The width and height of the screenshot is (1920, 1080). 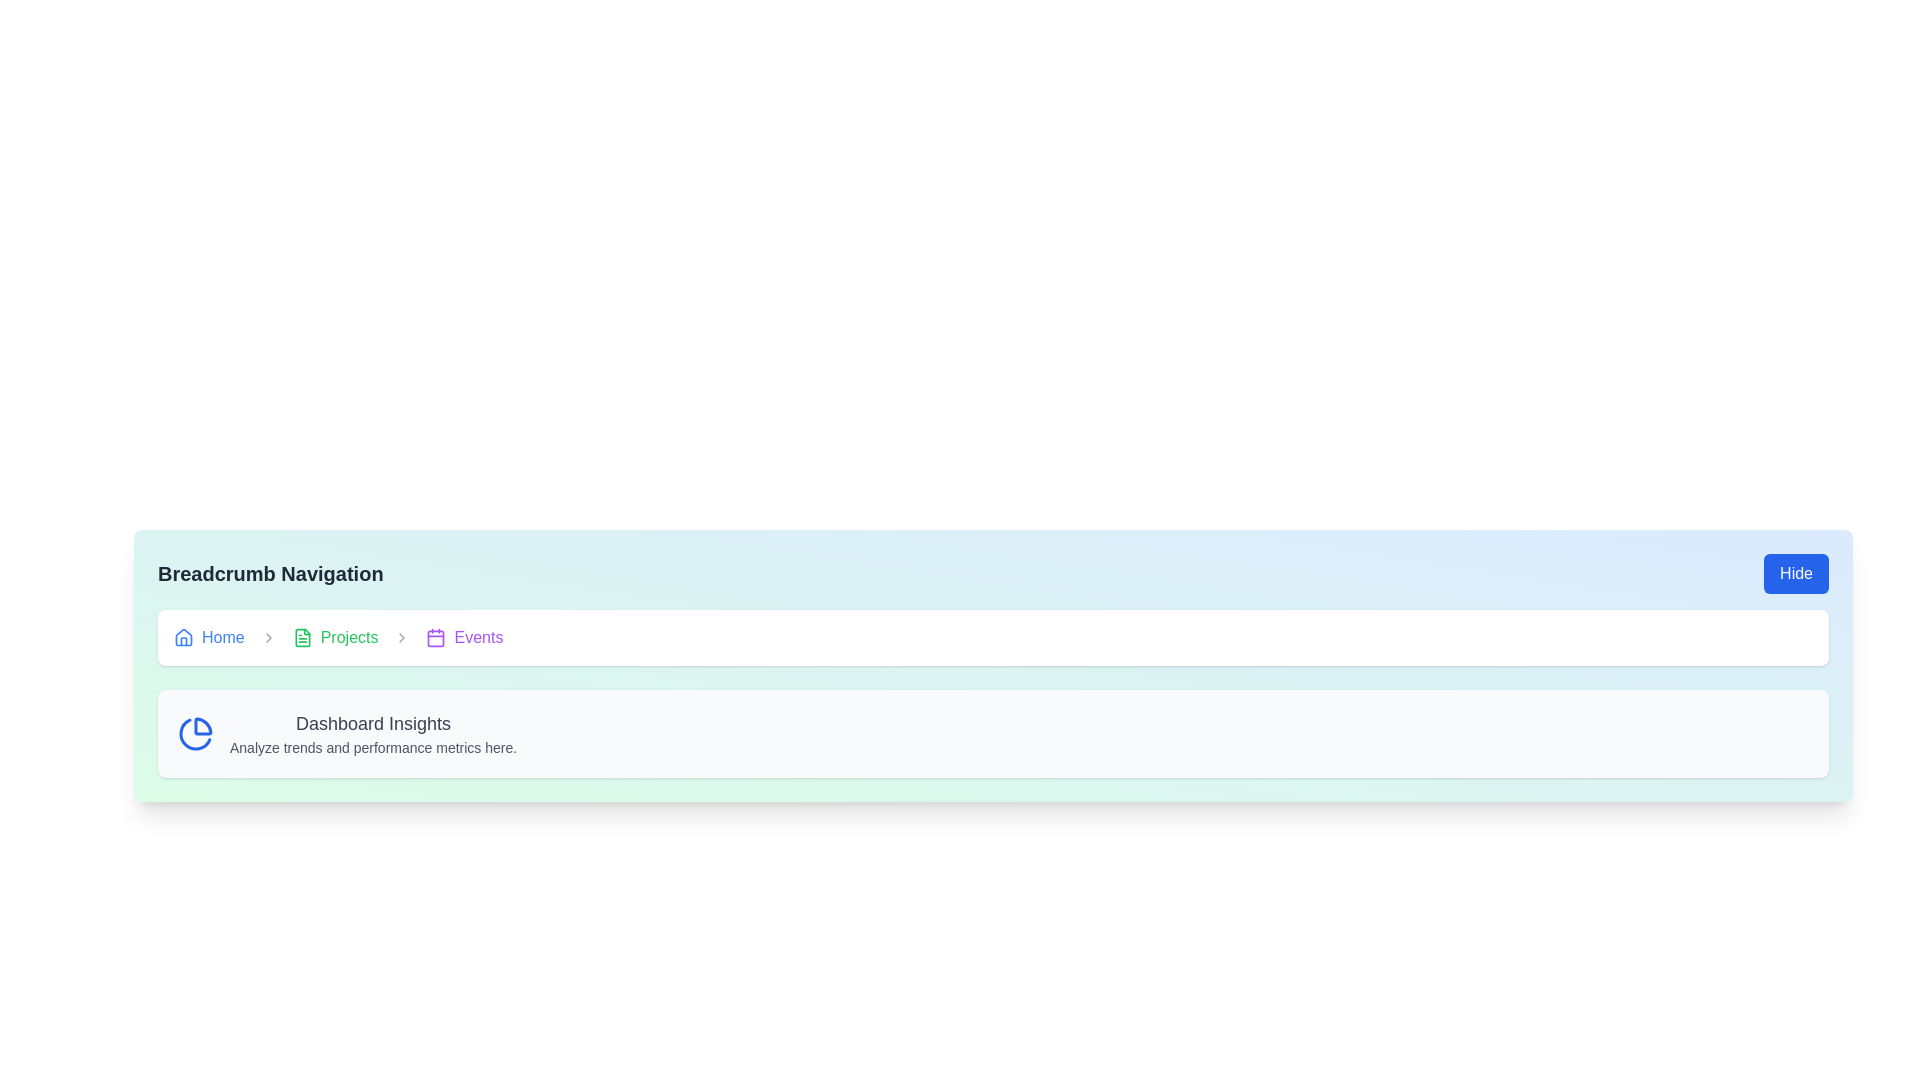 I want to click on the text label displaying 'Analyze trends and performance metrics here.' which is styled in gray and located below 'Dashboard Insights', so click(x=373, y=748).